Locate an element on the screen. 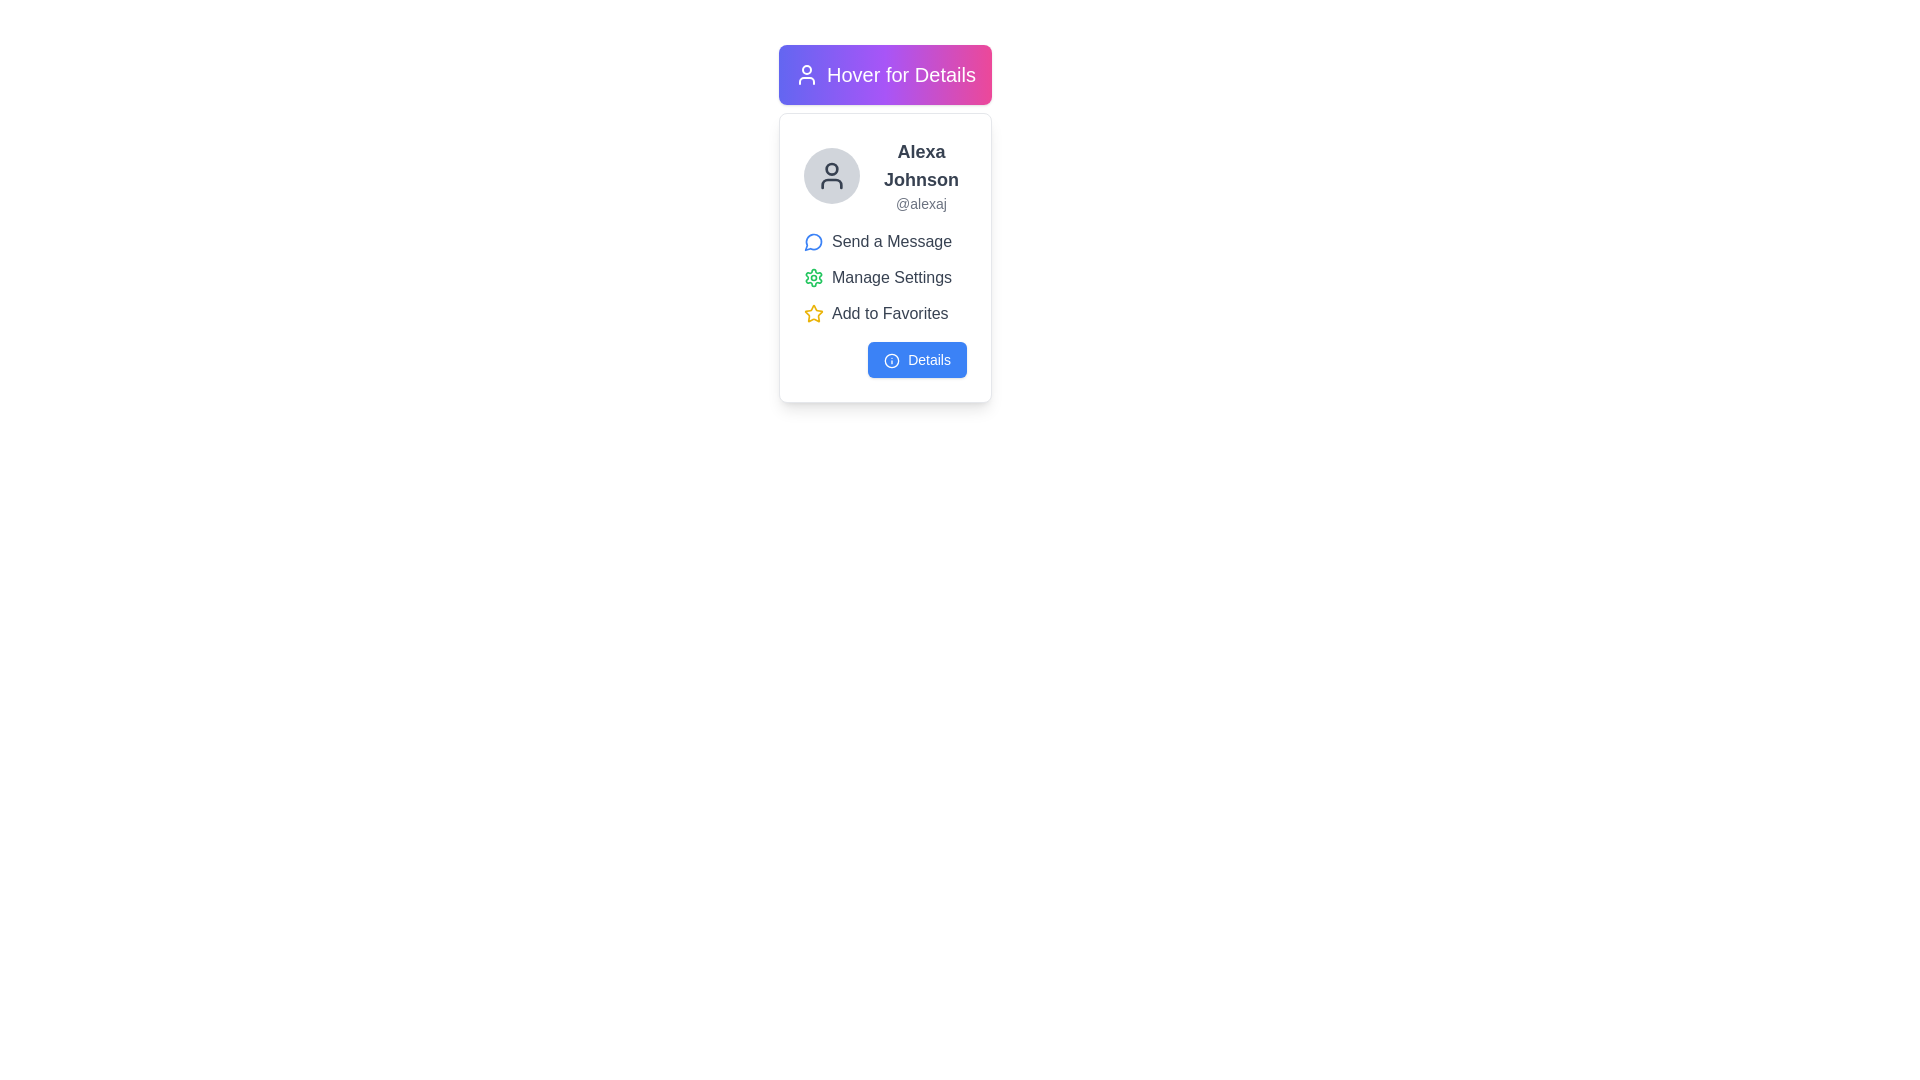 The image size is (1920, 1080). the blue circular speech bubble icon with a white stroke, which is the leftmost icon in the 'Send a Message' option within the user card layout is located at coordinates (814, 241).